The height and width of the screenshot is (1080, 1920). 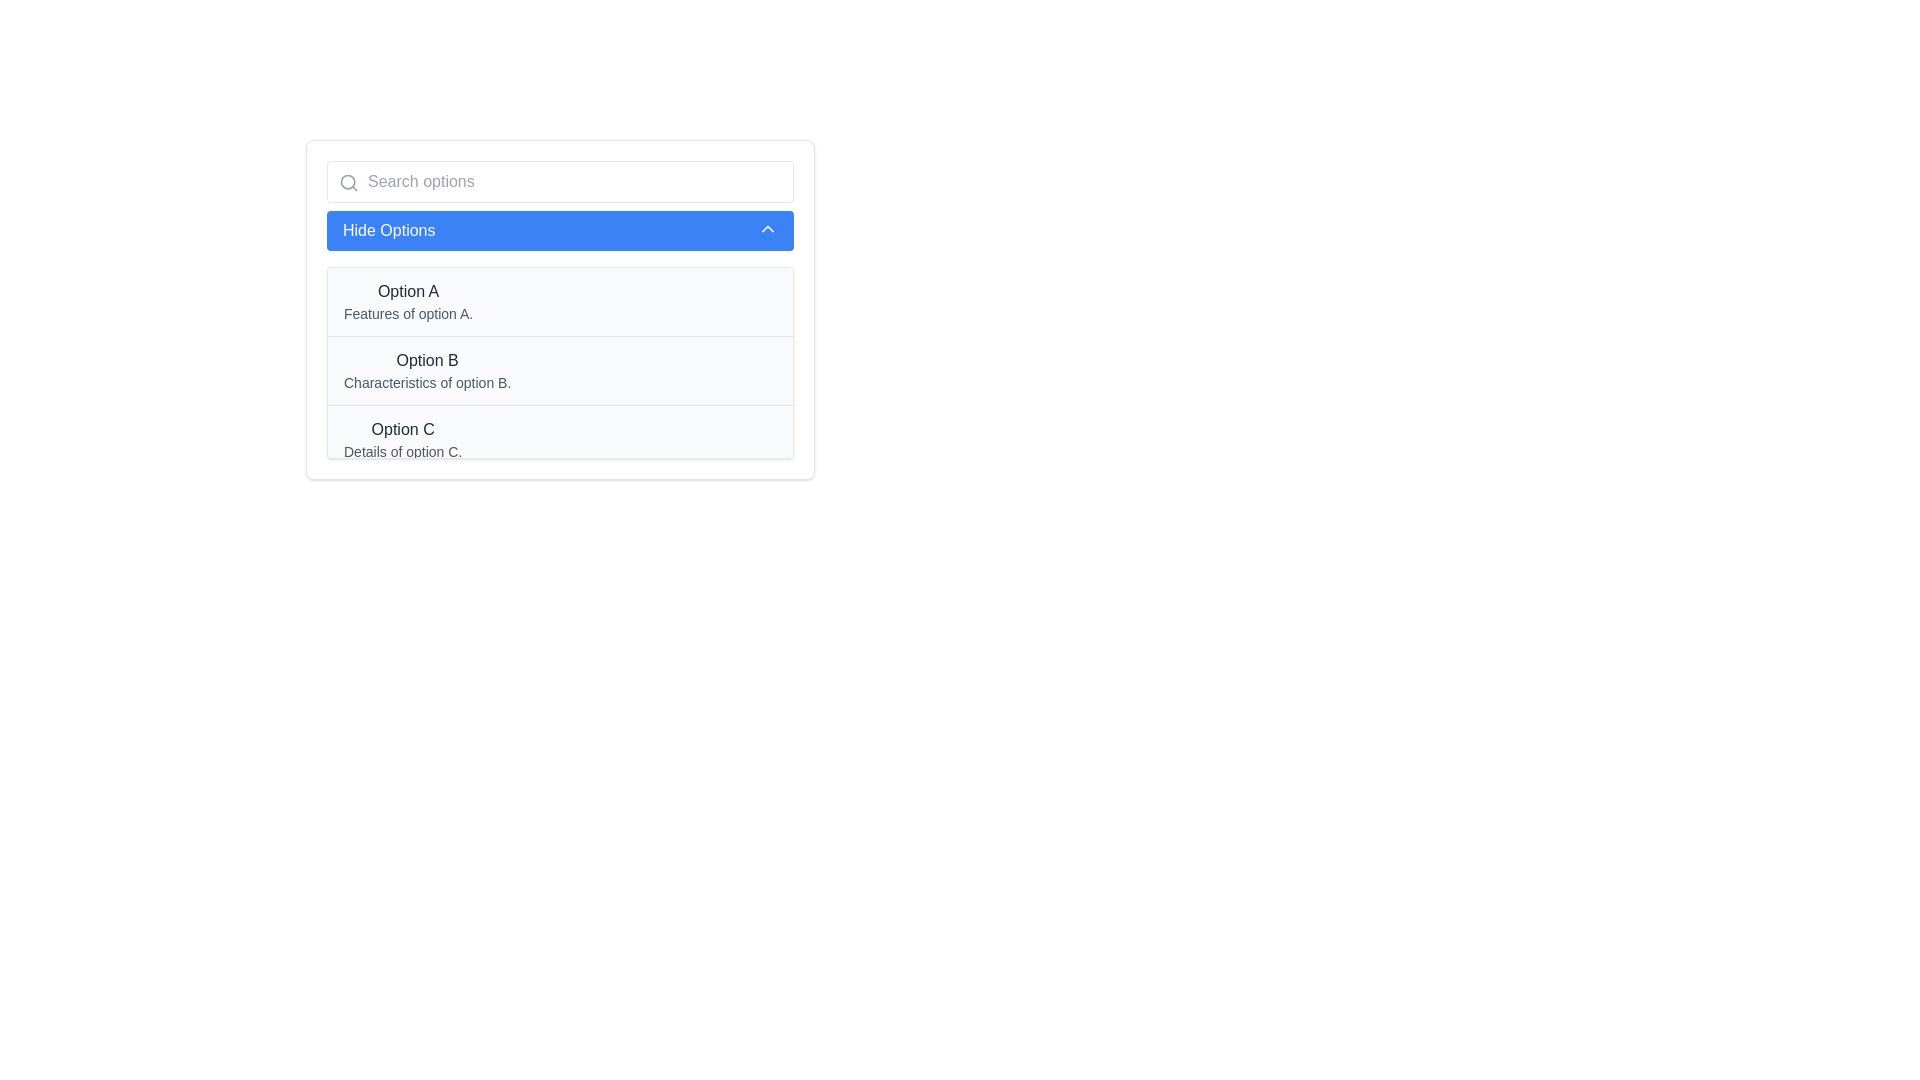 I want to click on the descriptive Text Label for 'Option A' located directly below the heading in the dropdown interface, so click(x=407, y=313).